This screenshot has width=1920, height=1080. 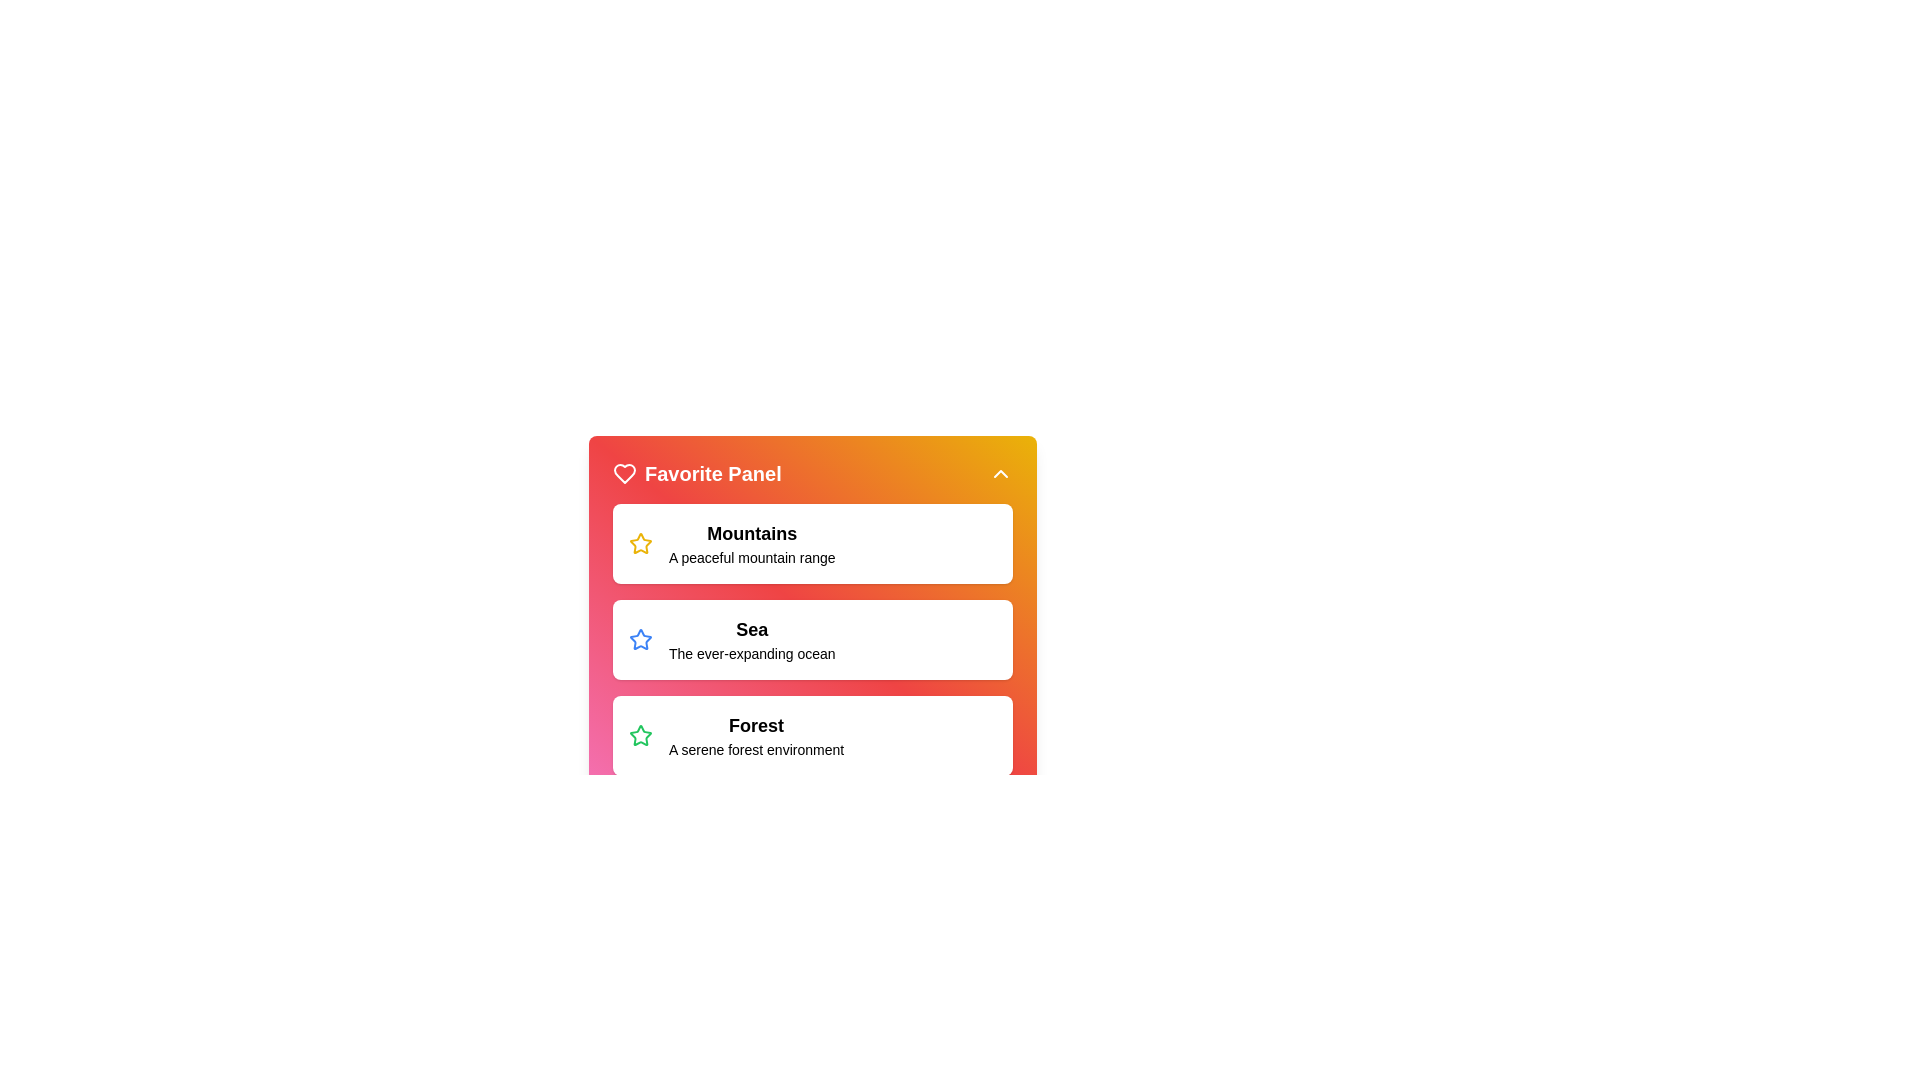 I want to click on the star icon button in the 'Forest' section of the 'Favorite Panel', so click(x=641, y=736).